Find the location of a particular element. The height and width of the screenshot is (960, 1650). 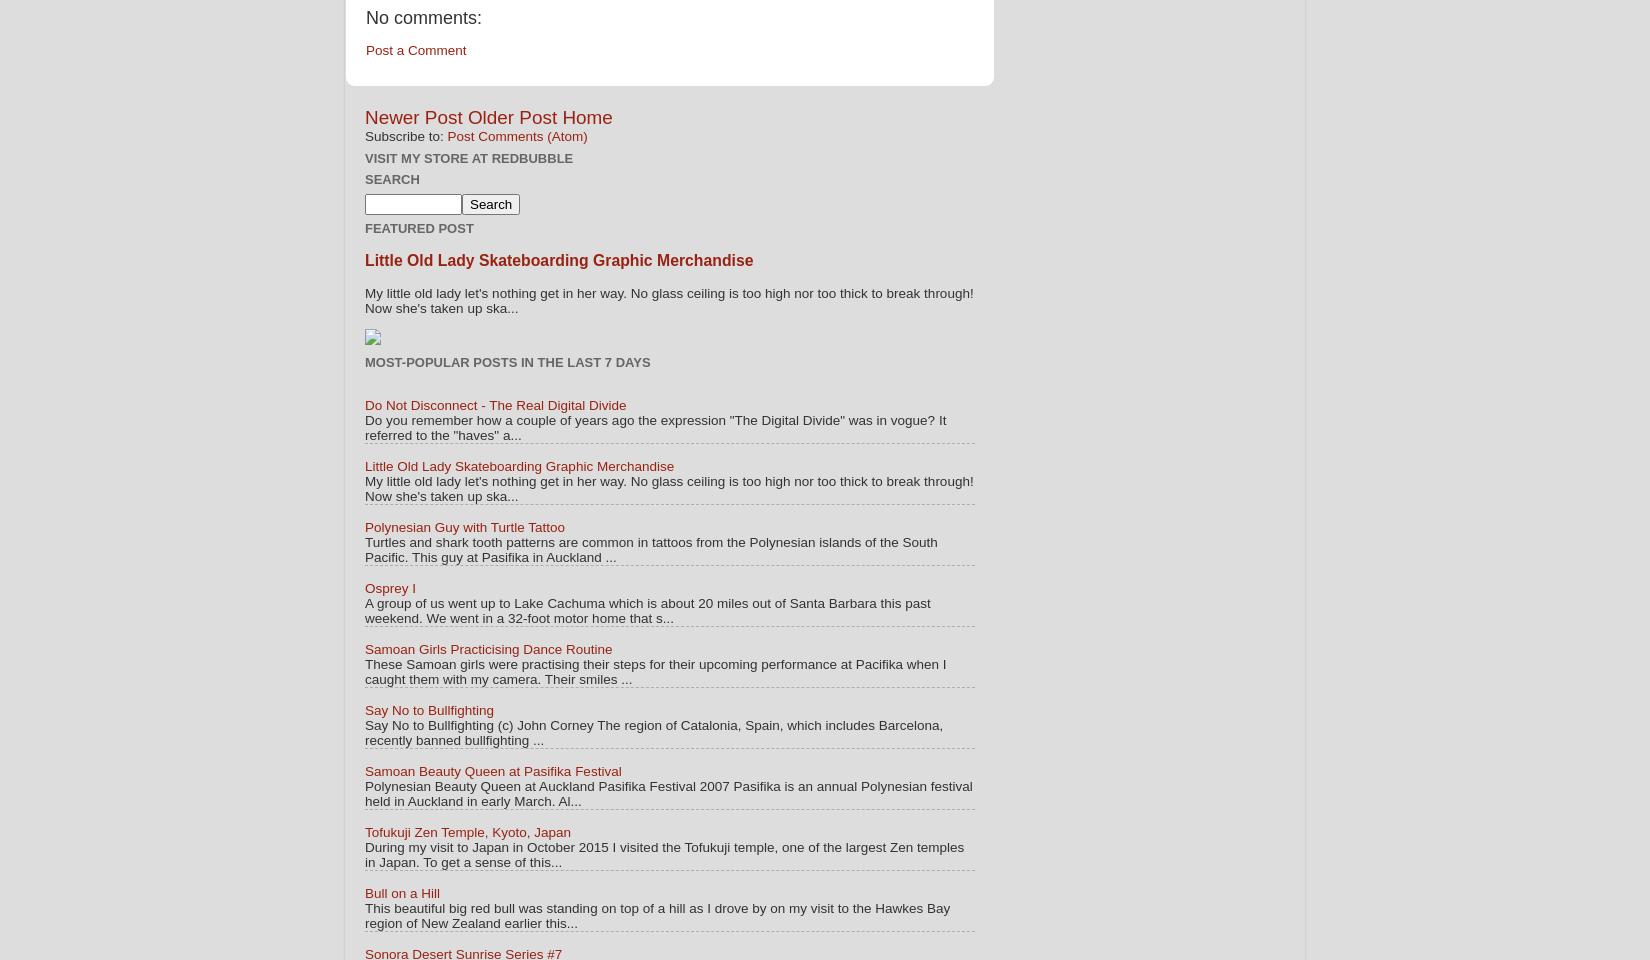

'These Samoan girls were practising their steps for their upcoming performance at Pacifika when I caught them with my camera.   Their smiles ...' is located at coordinates (654, 672).